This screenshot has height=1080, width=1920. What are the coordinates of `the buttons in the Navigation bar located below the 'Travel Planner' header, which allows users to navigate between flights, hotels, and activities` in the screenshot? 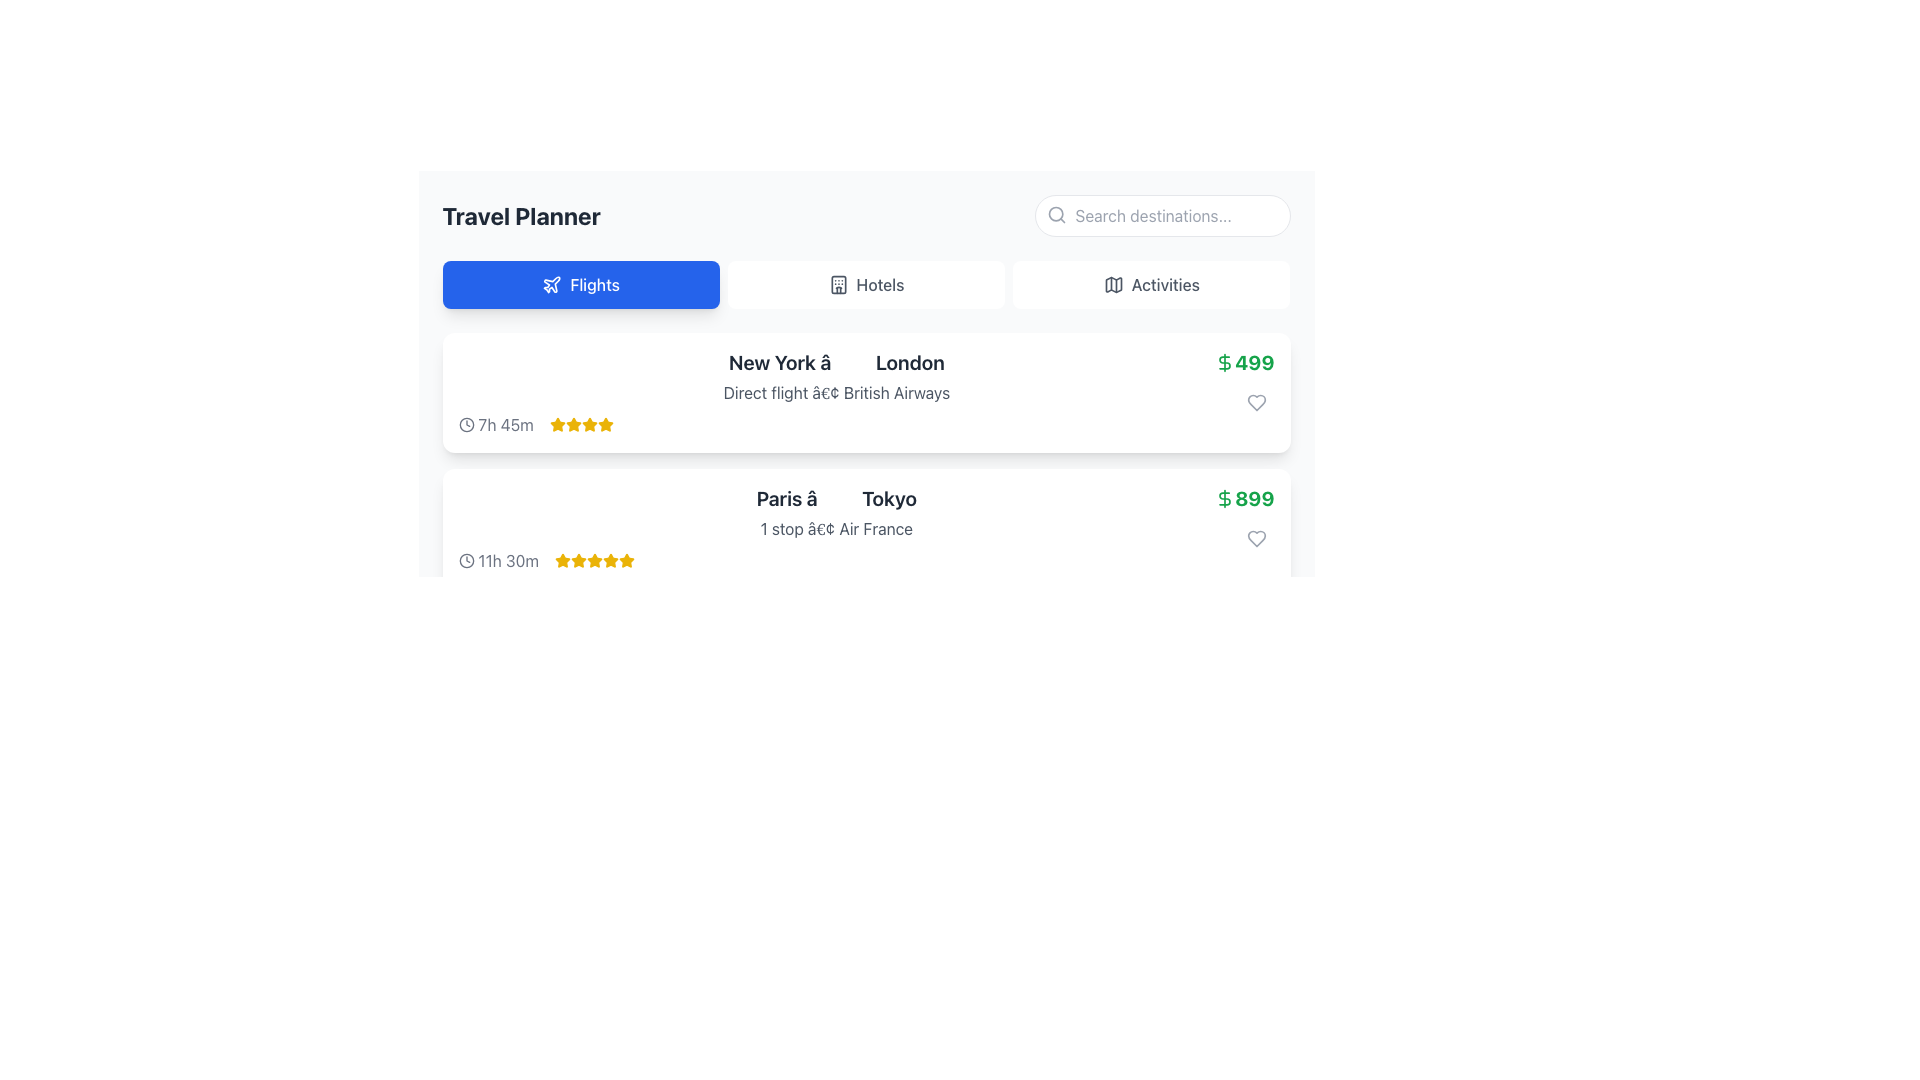 It's located at (866, 285).